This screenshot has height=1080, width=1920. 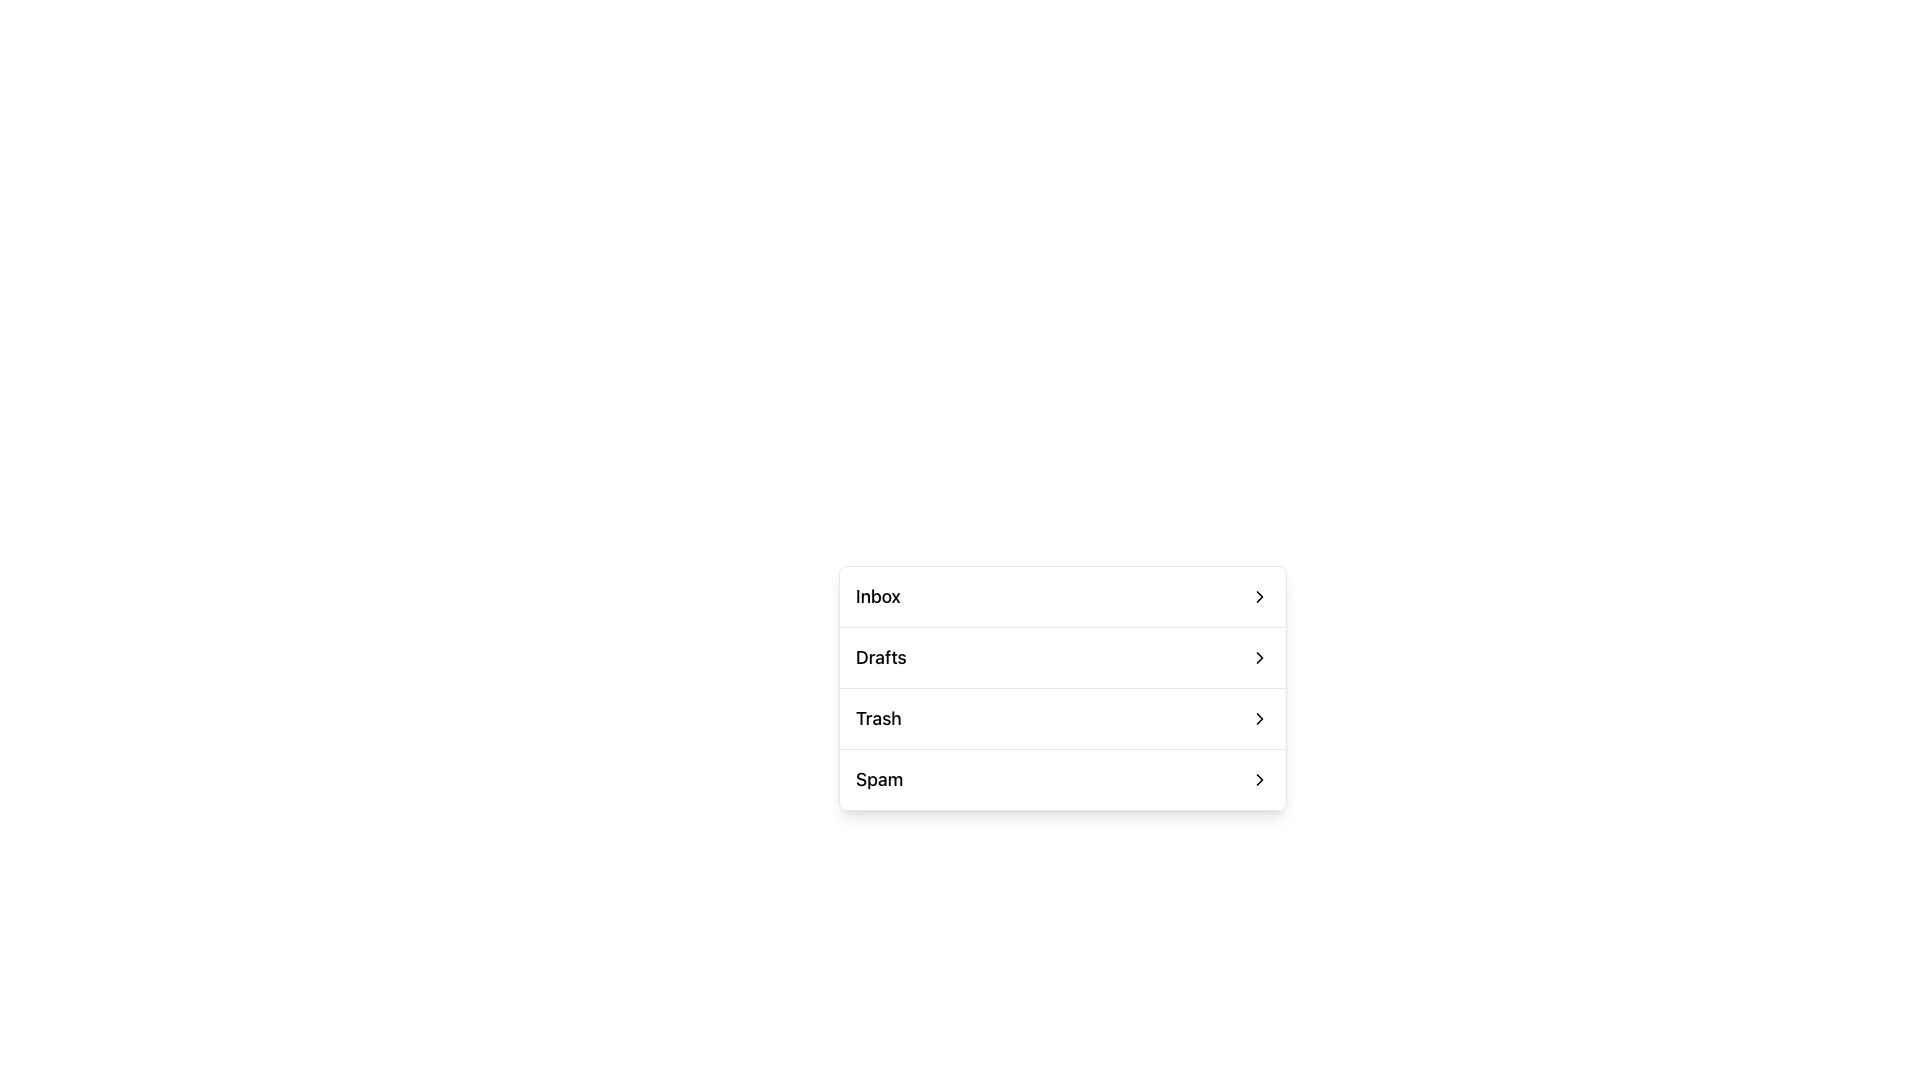 What do you see at coordinates (1061, 657) in the screenshot?
I see `keyboard navigation` at bounding box center [1061, 657].